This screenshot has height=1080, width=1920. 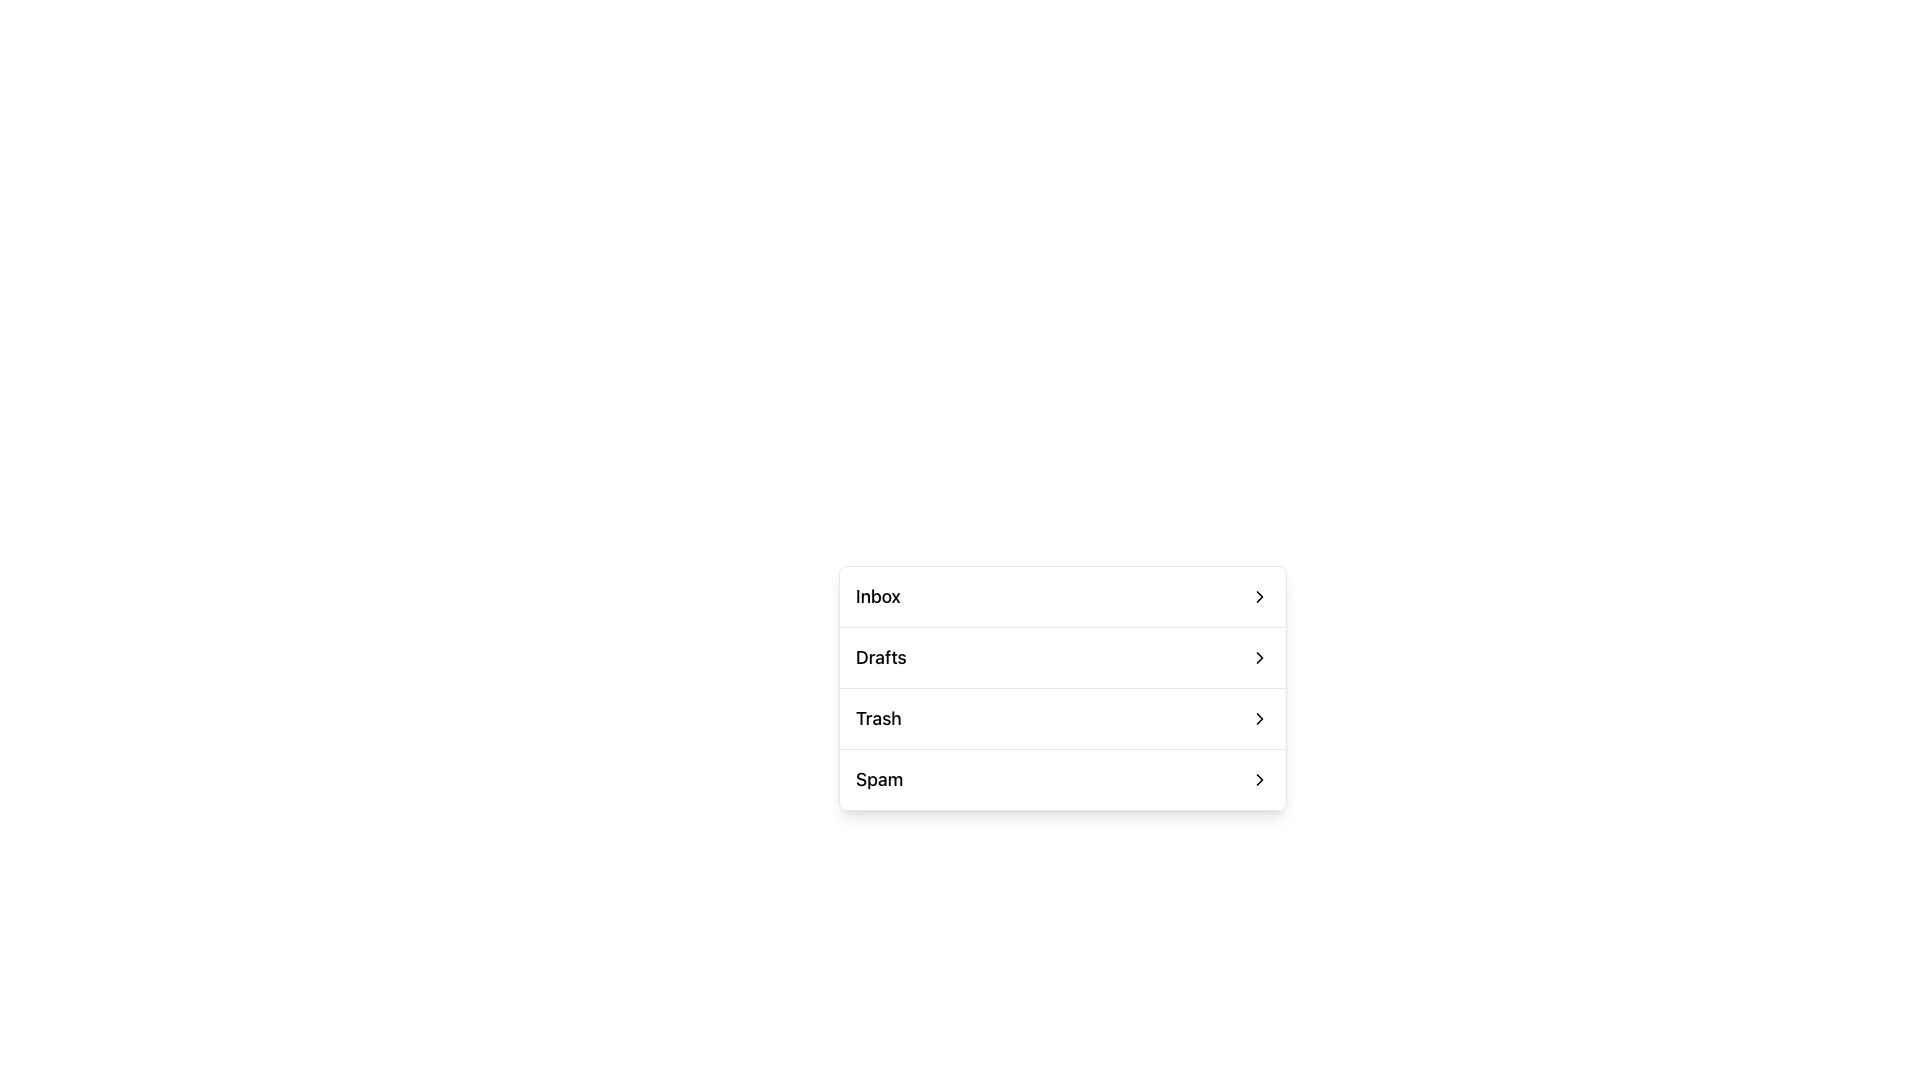 What do you see at coordinates (1061, 657) in the screenshot?
I see `keyboard navigation` at bounding box center [1061, 657].